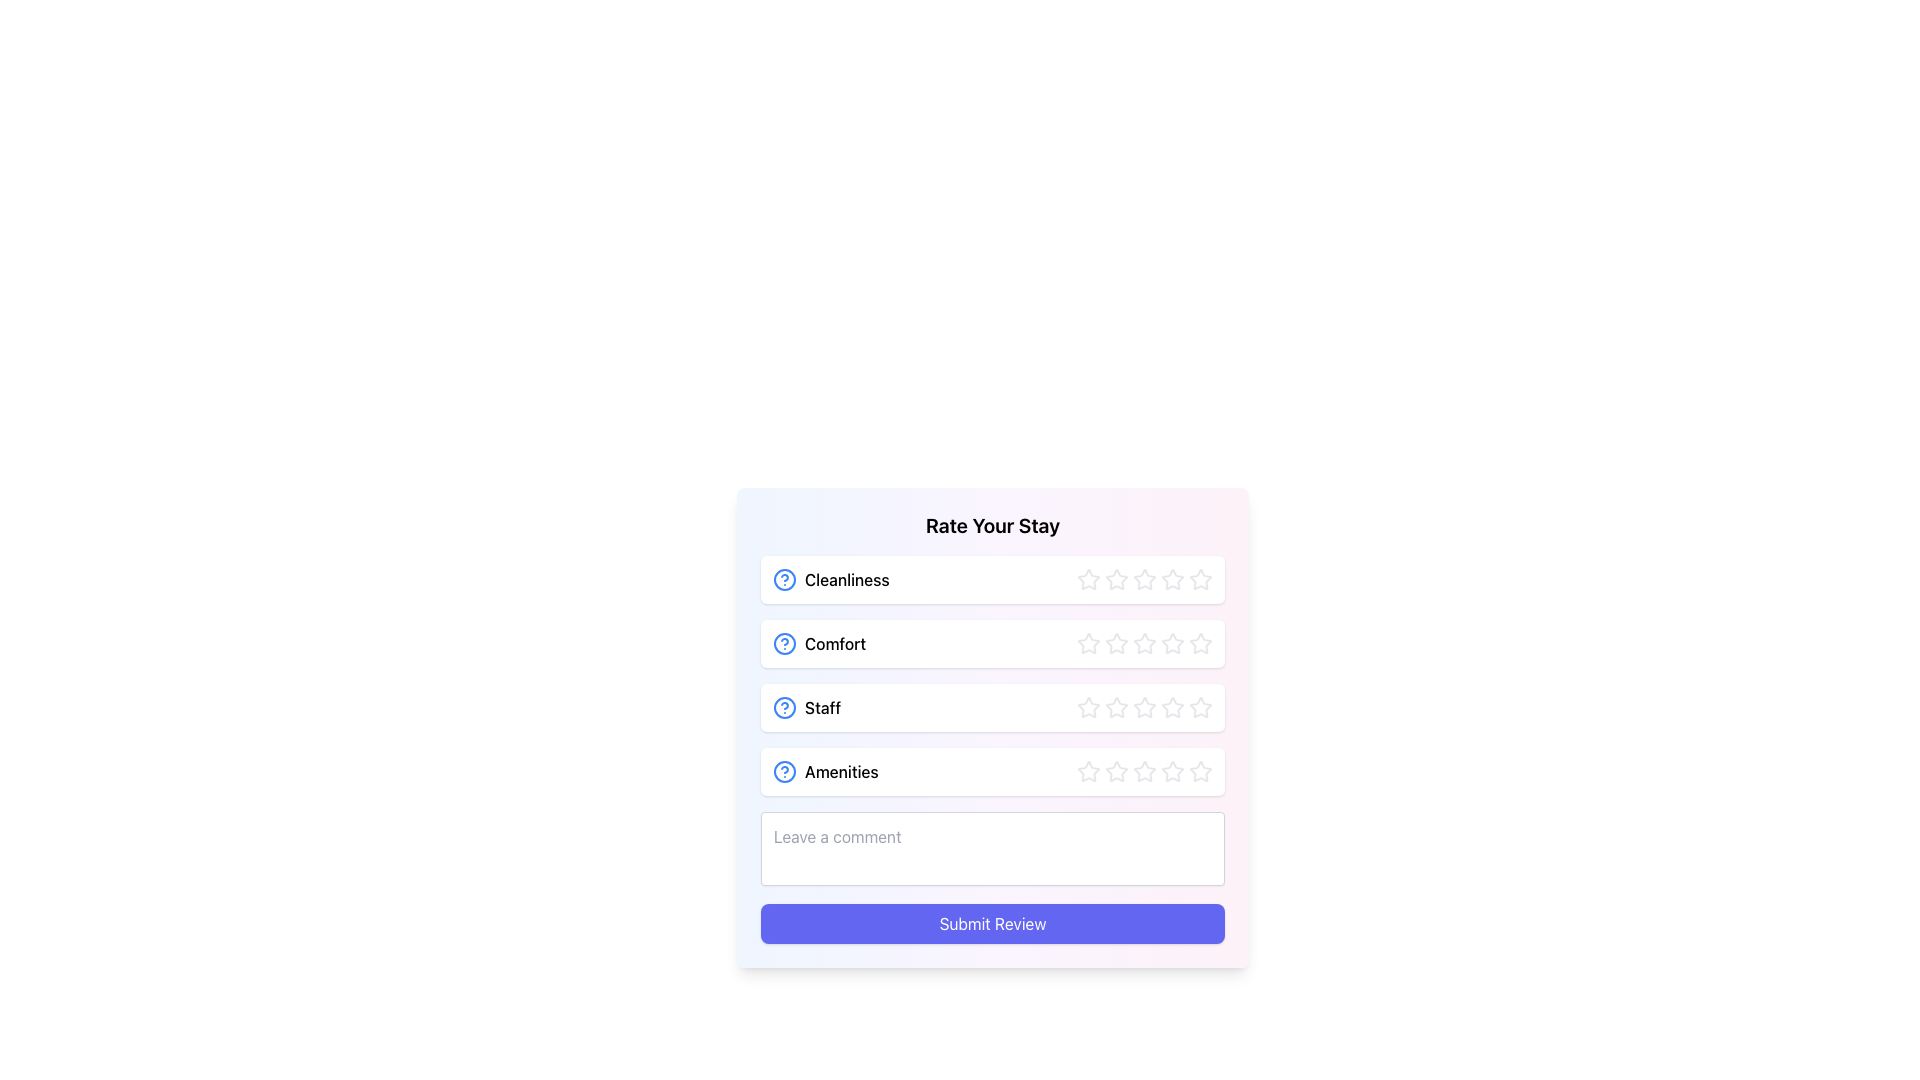  What do you see at coordinates (1145, 770) in the screenshot?
I see `the third star in the rating system for the 'Amenities' category` at bounding box center [1145, 770].